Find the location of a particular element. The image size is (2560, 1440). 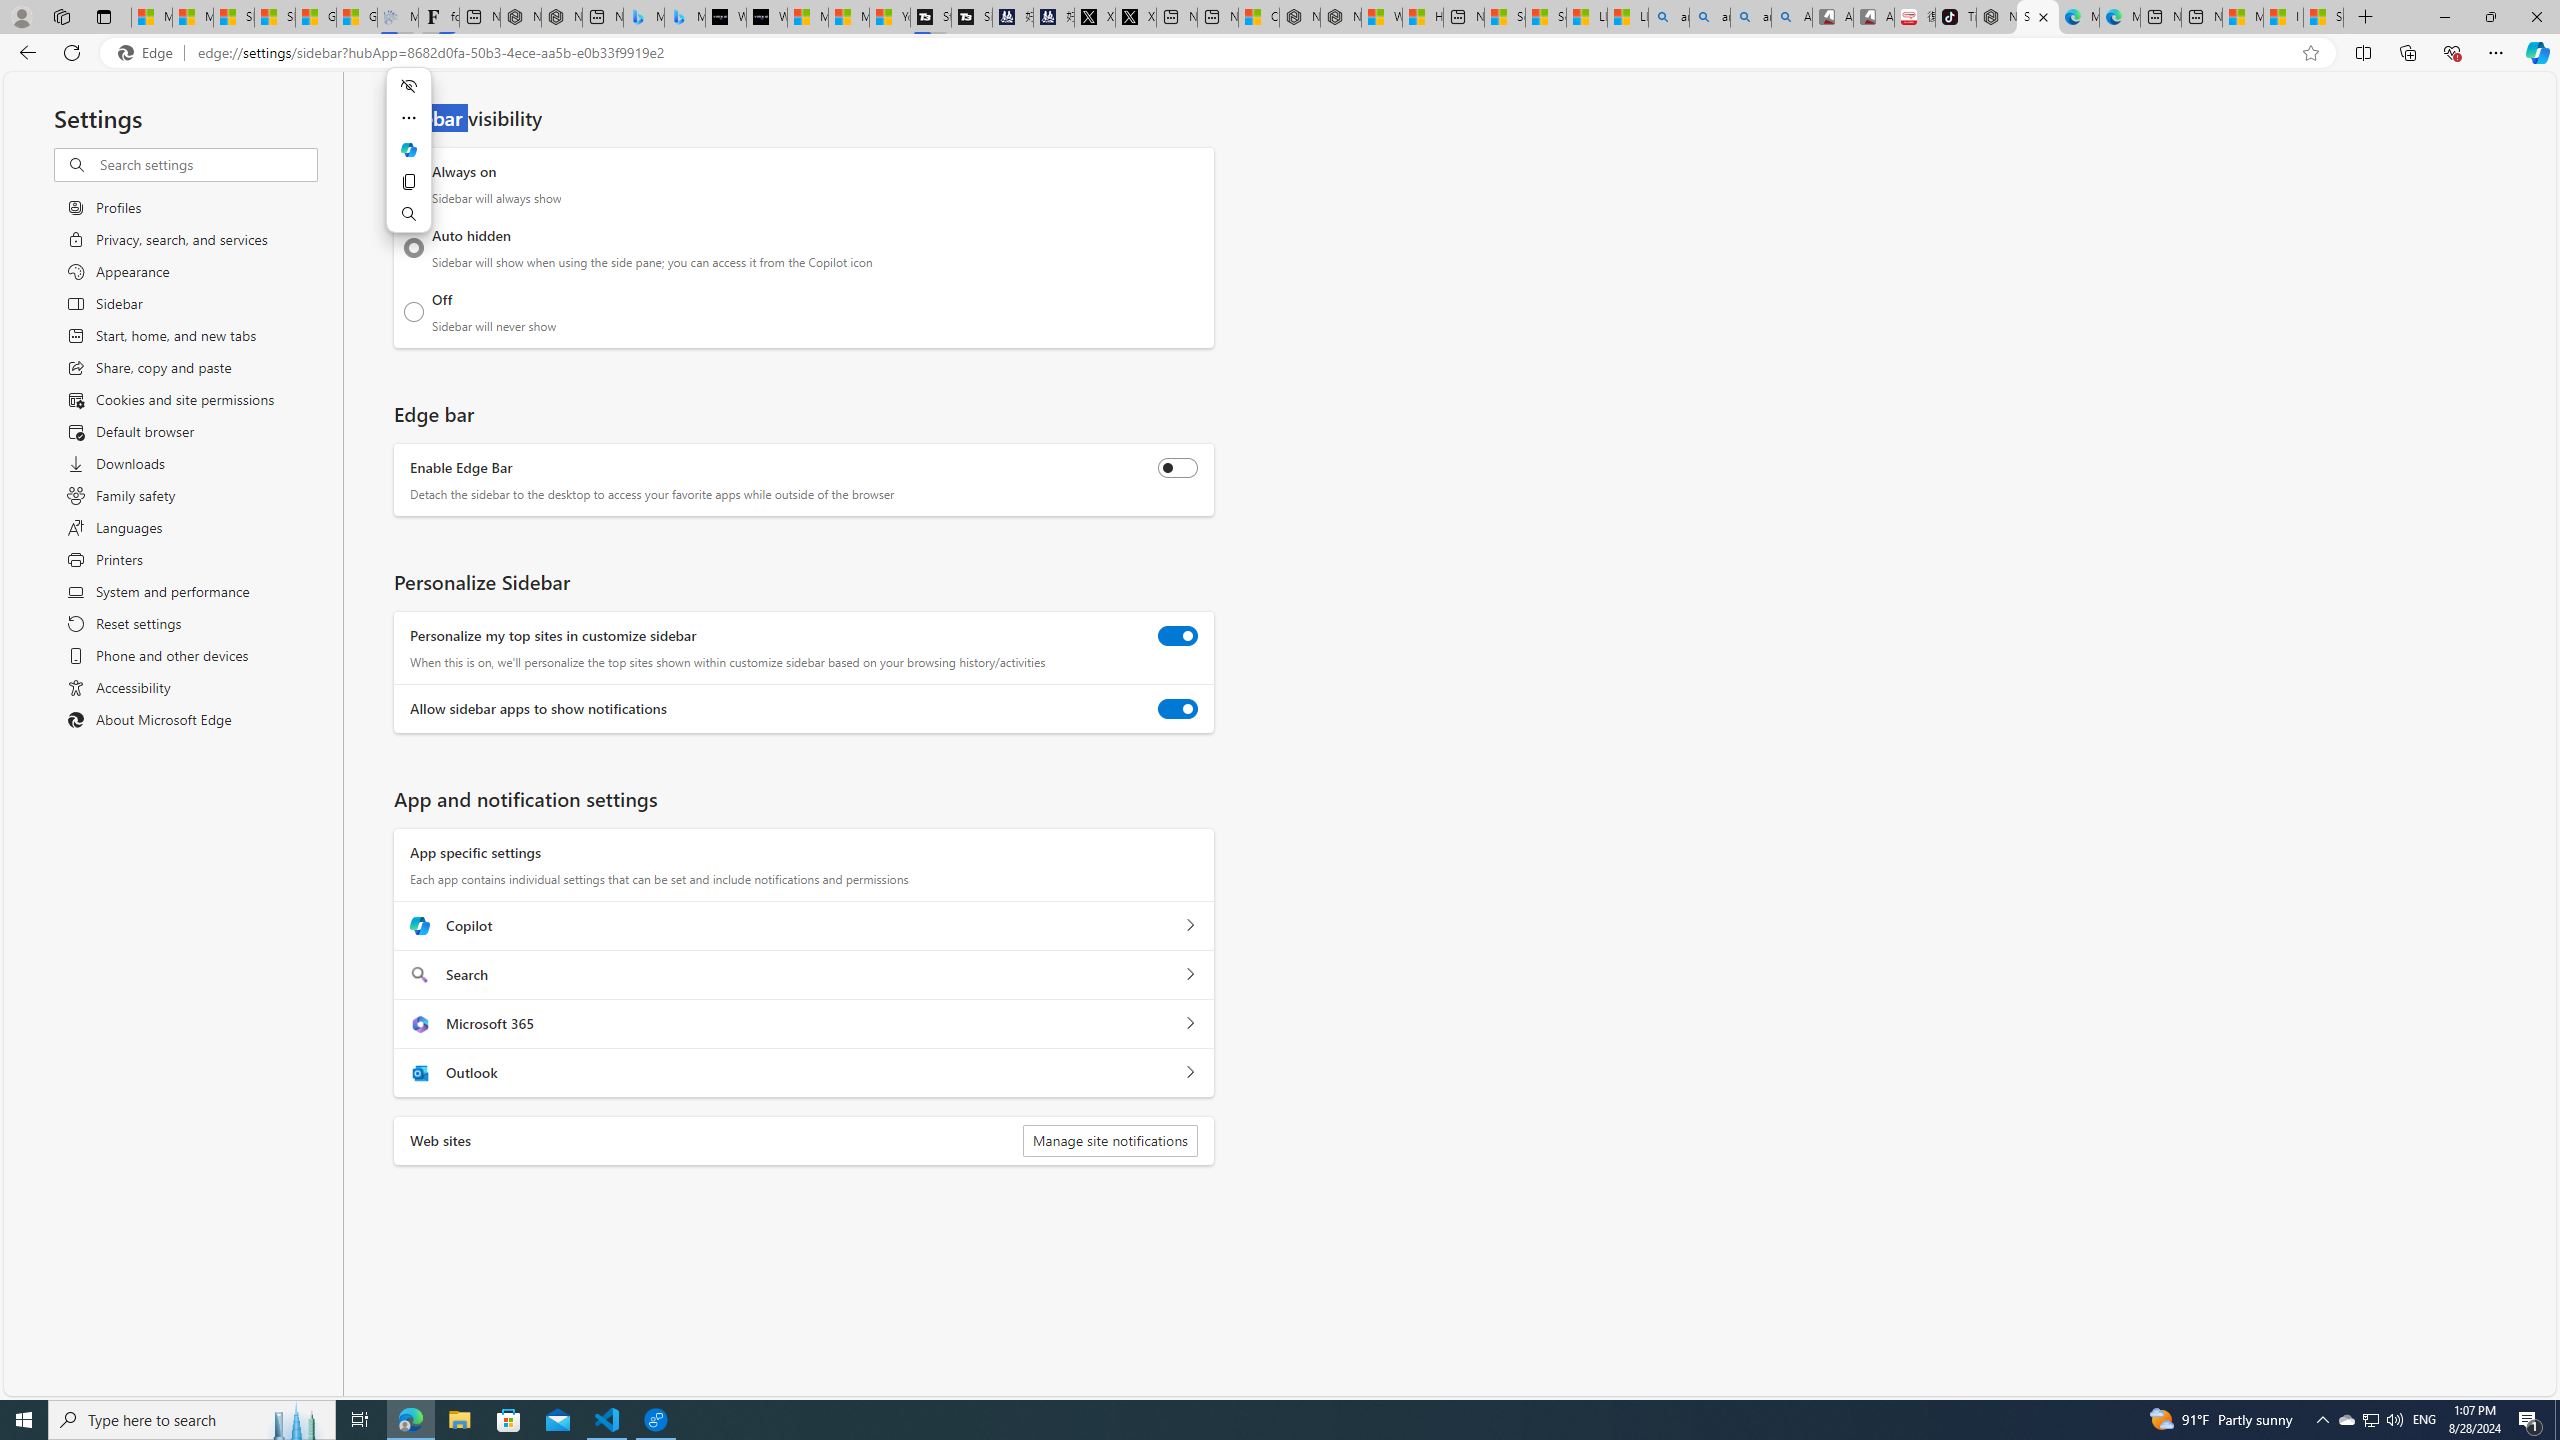

'TikTok' is located at coordinates (1954, 16).